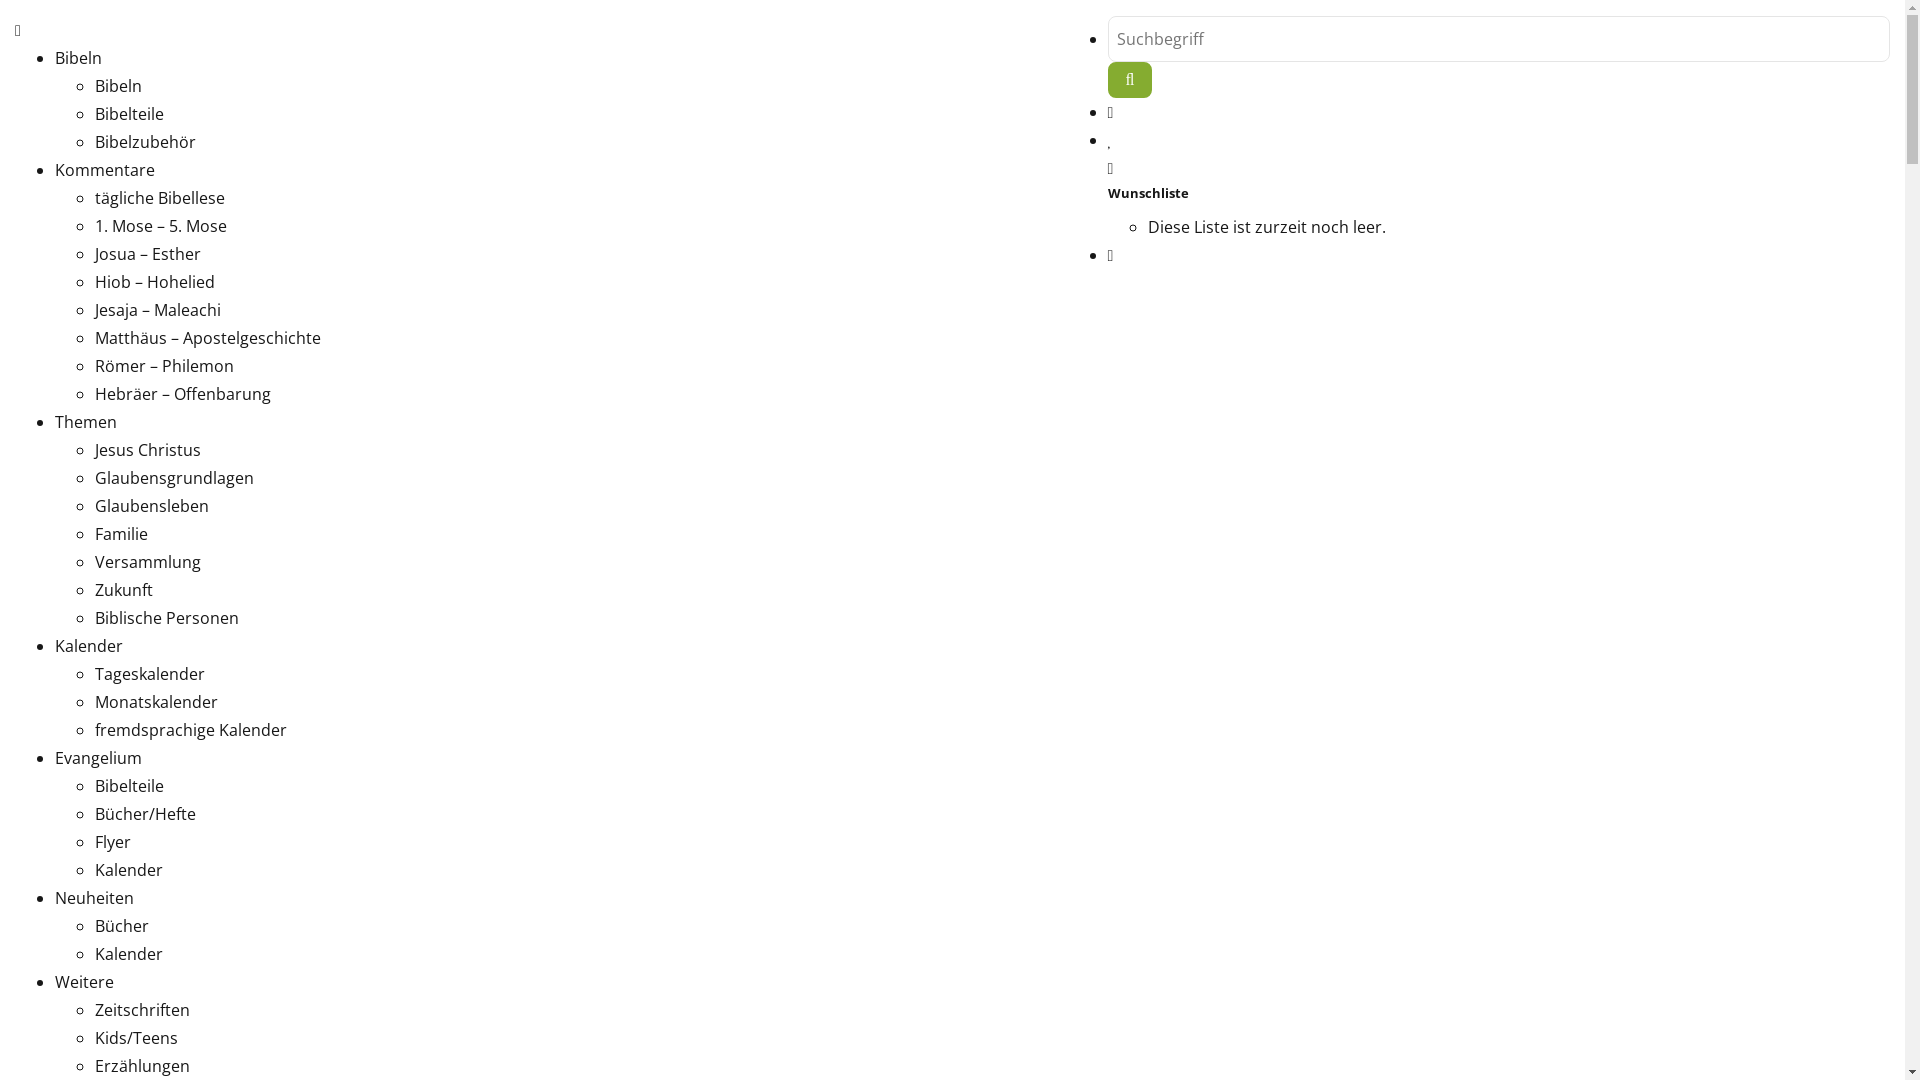 The width and height of the screenshot is (1920, 1080). Describe the element at coordinates (128, 114) in the screenshot. I see `'Bibelteile'` at that location.